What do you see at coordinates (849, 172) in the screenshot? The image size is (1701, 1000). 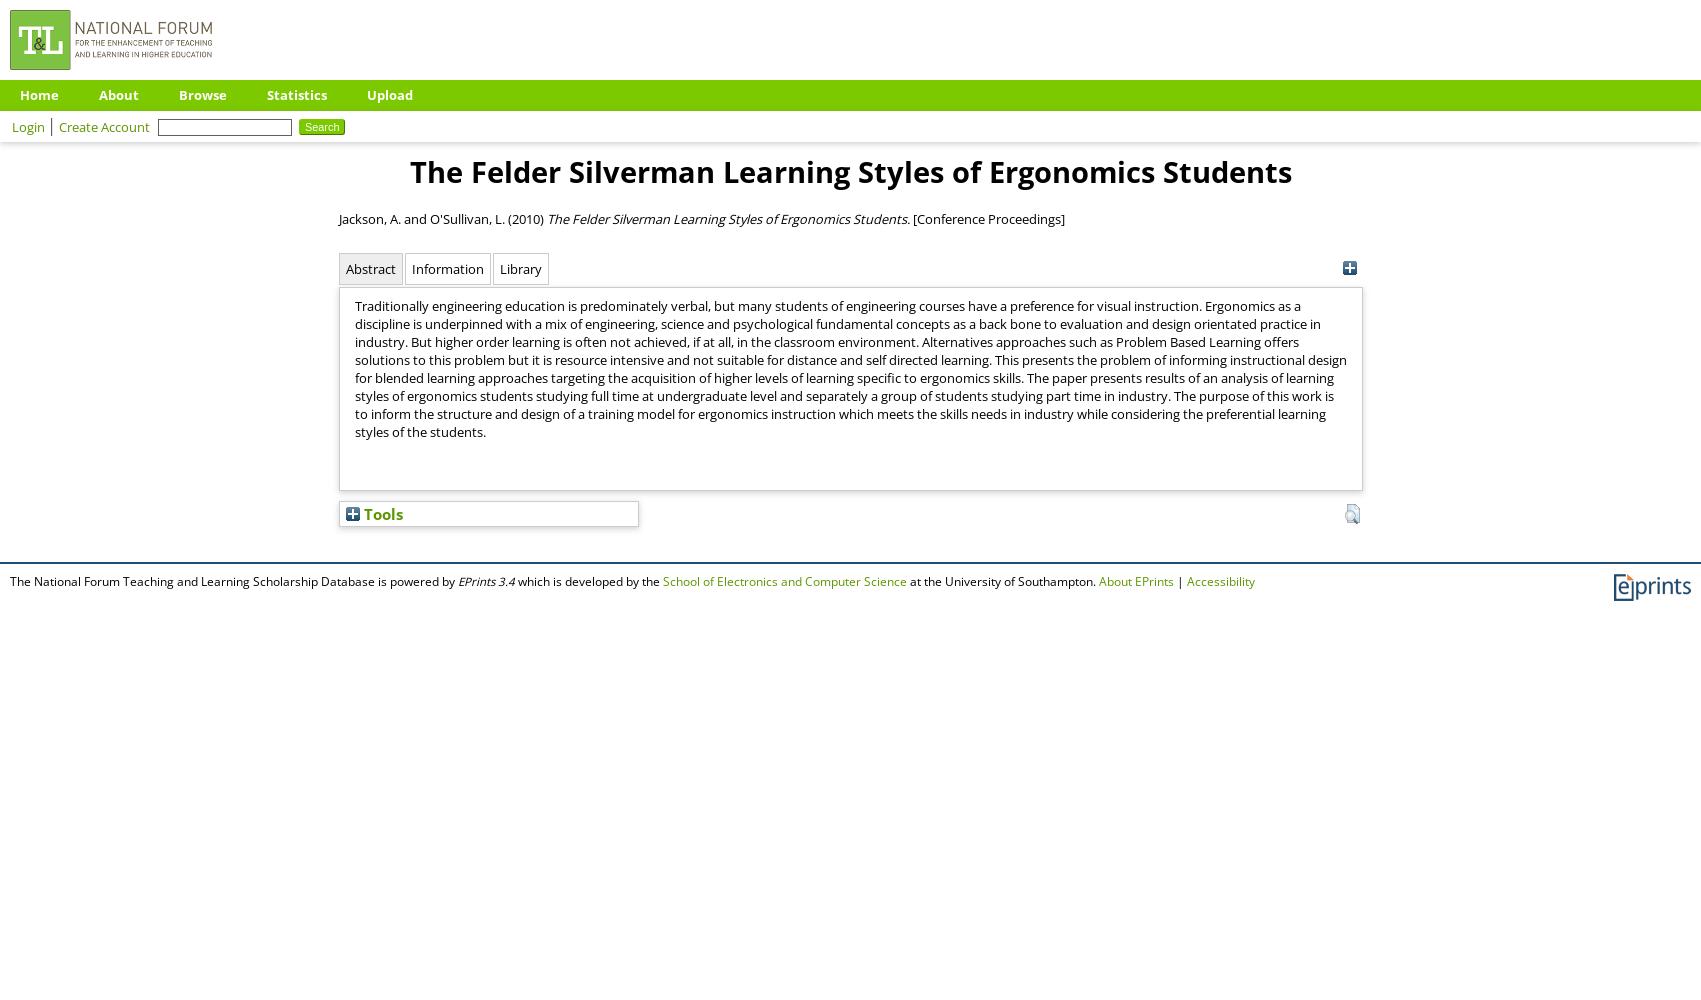 I see `'The Felder Silverman Learning Styles of Ergonomics Students'` at bounding box center [849, 172].